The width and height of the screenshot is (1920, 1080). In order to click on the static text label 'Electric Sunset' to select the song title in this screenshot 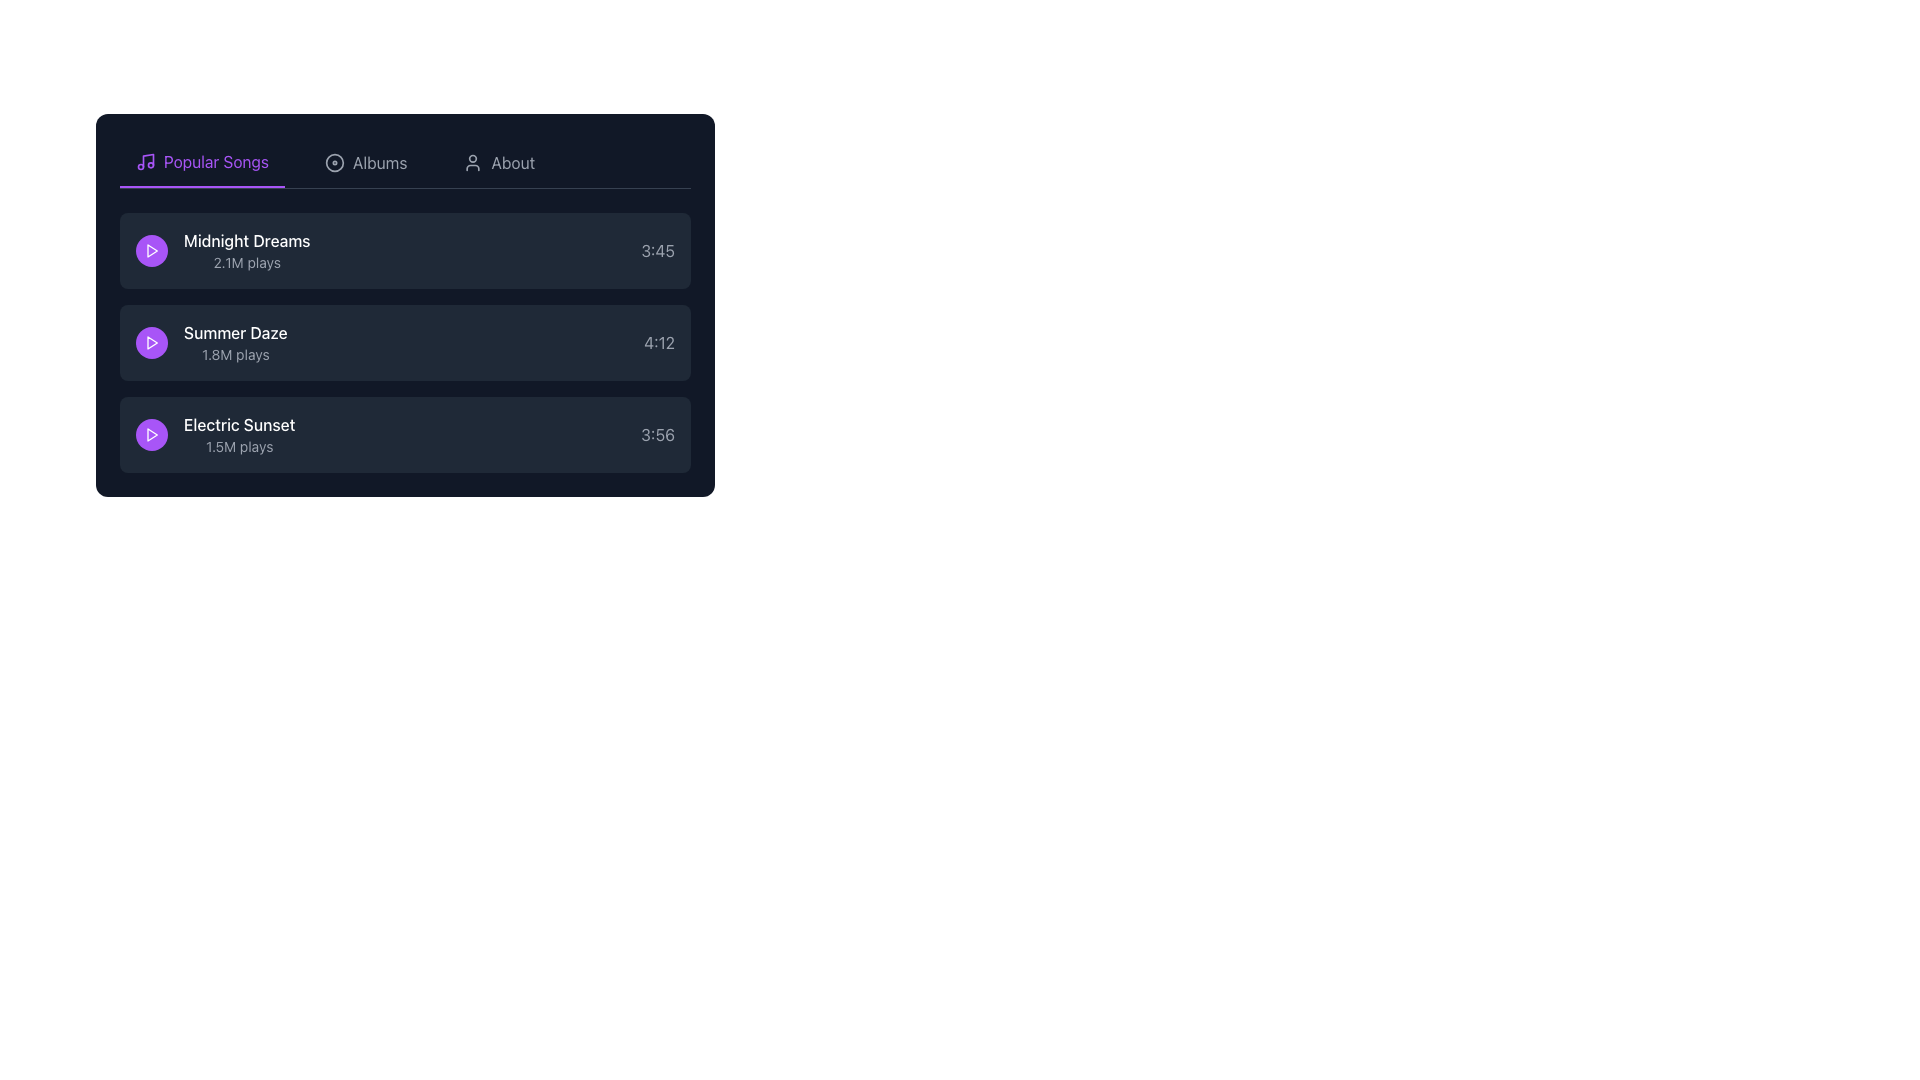, I will do `click(239, 423)`.